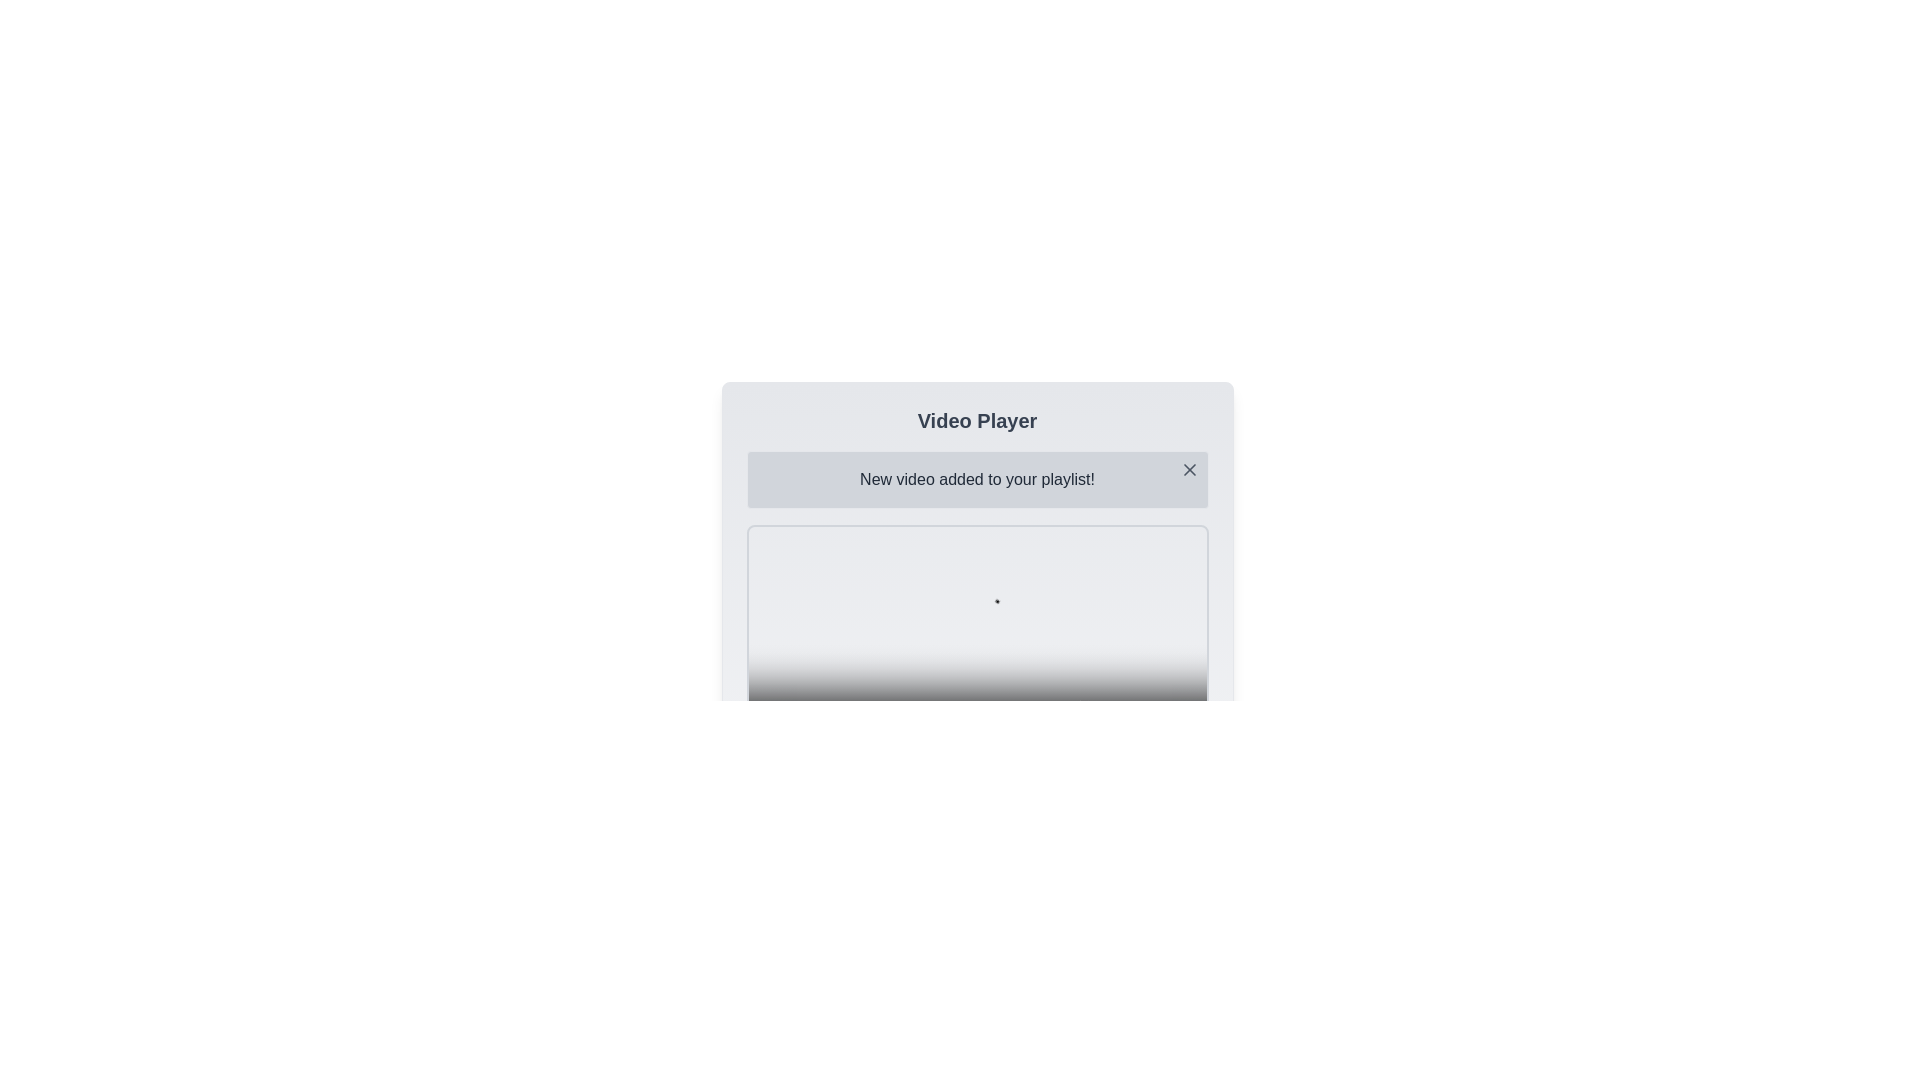 This screenshot has height=1080, width=1920. Describe the element at coordinates (1189, 470) in the screenshot. I see `the close button located in the top-right corner of the notification box that dismisses the notification with the text 'New video added to your playlist!'` at that location.